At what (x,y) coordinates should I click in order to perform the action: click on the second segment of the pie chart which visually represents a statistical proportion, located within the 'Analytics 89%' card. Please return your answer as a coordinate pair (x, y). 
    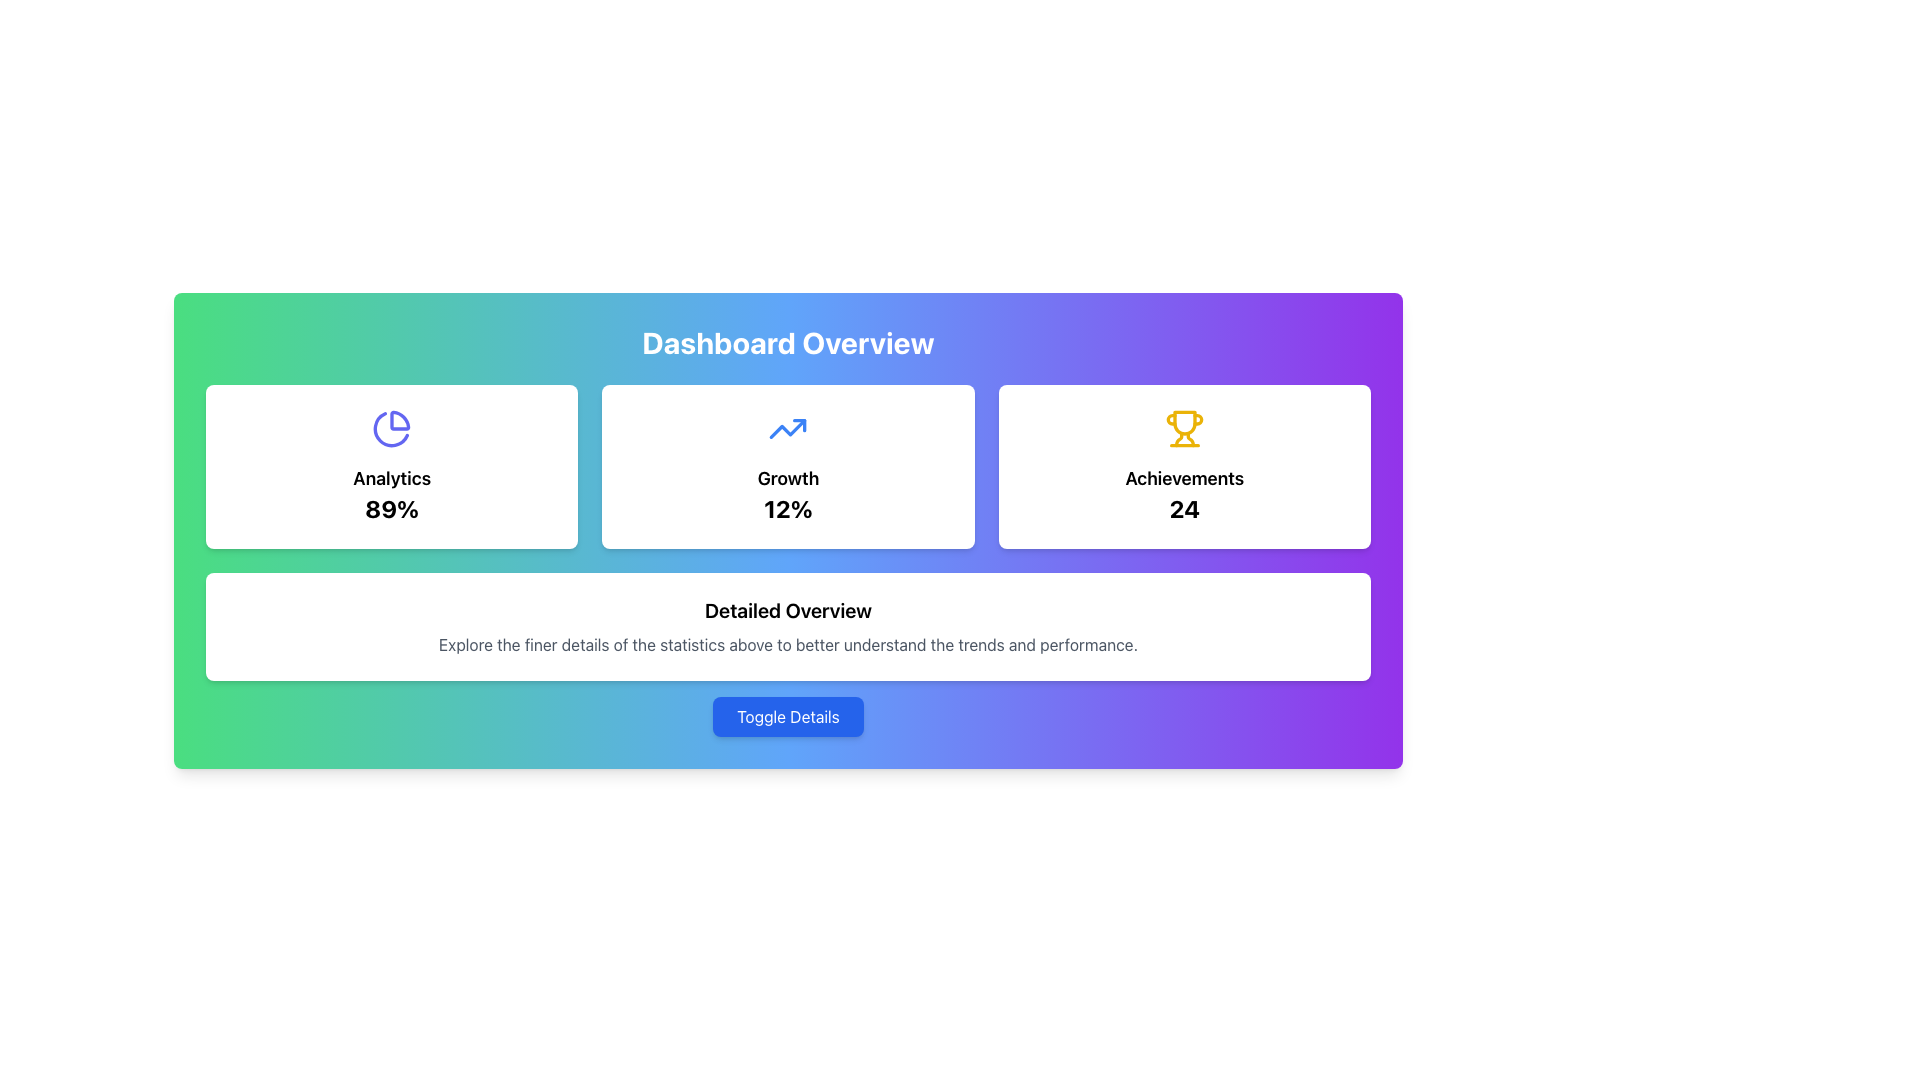
    Looking at the image, I should click on (391, 428).